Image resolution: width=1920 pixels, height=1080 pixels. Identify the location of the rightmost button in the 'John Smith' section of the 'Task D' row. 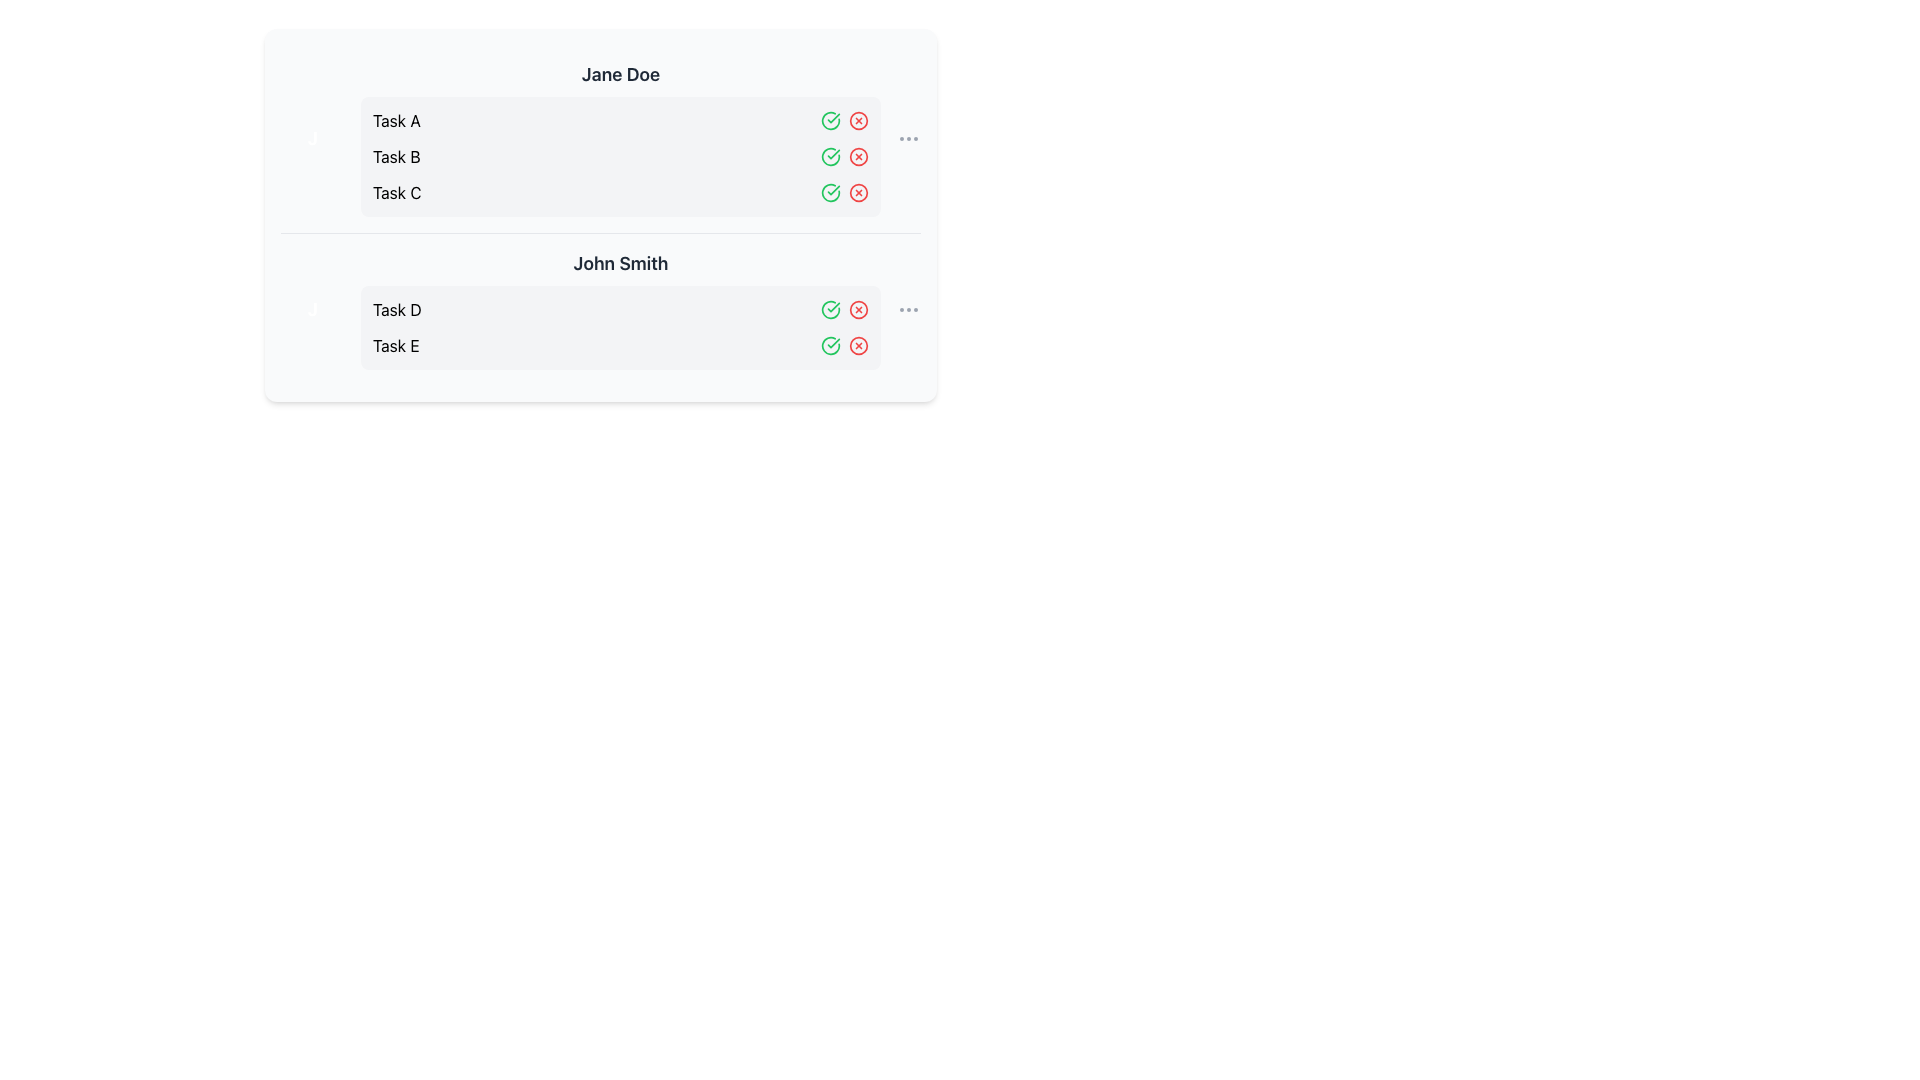
(907, 309).